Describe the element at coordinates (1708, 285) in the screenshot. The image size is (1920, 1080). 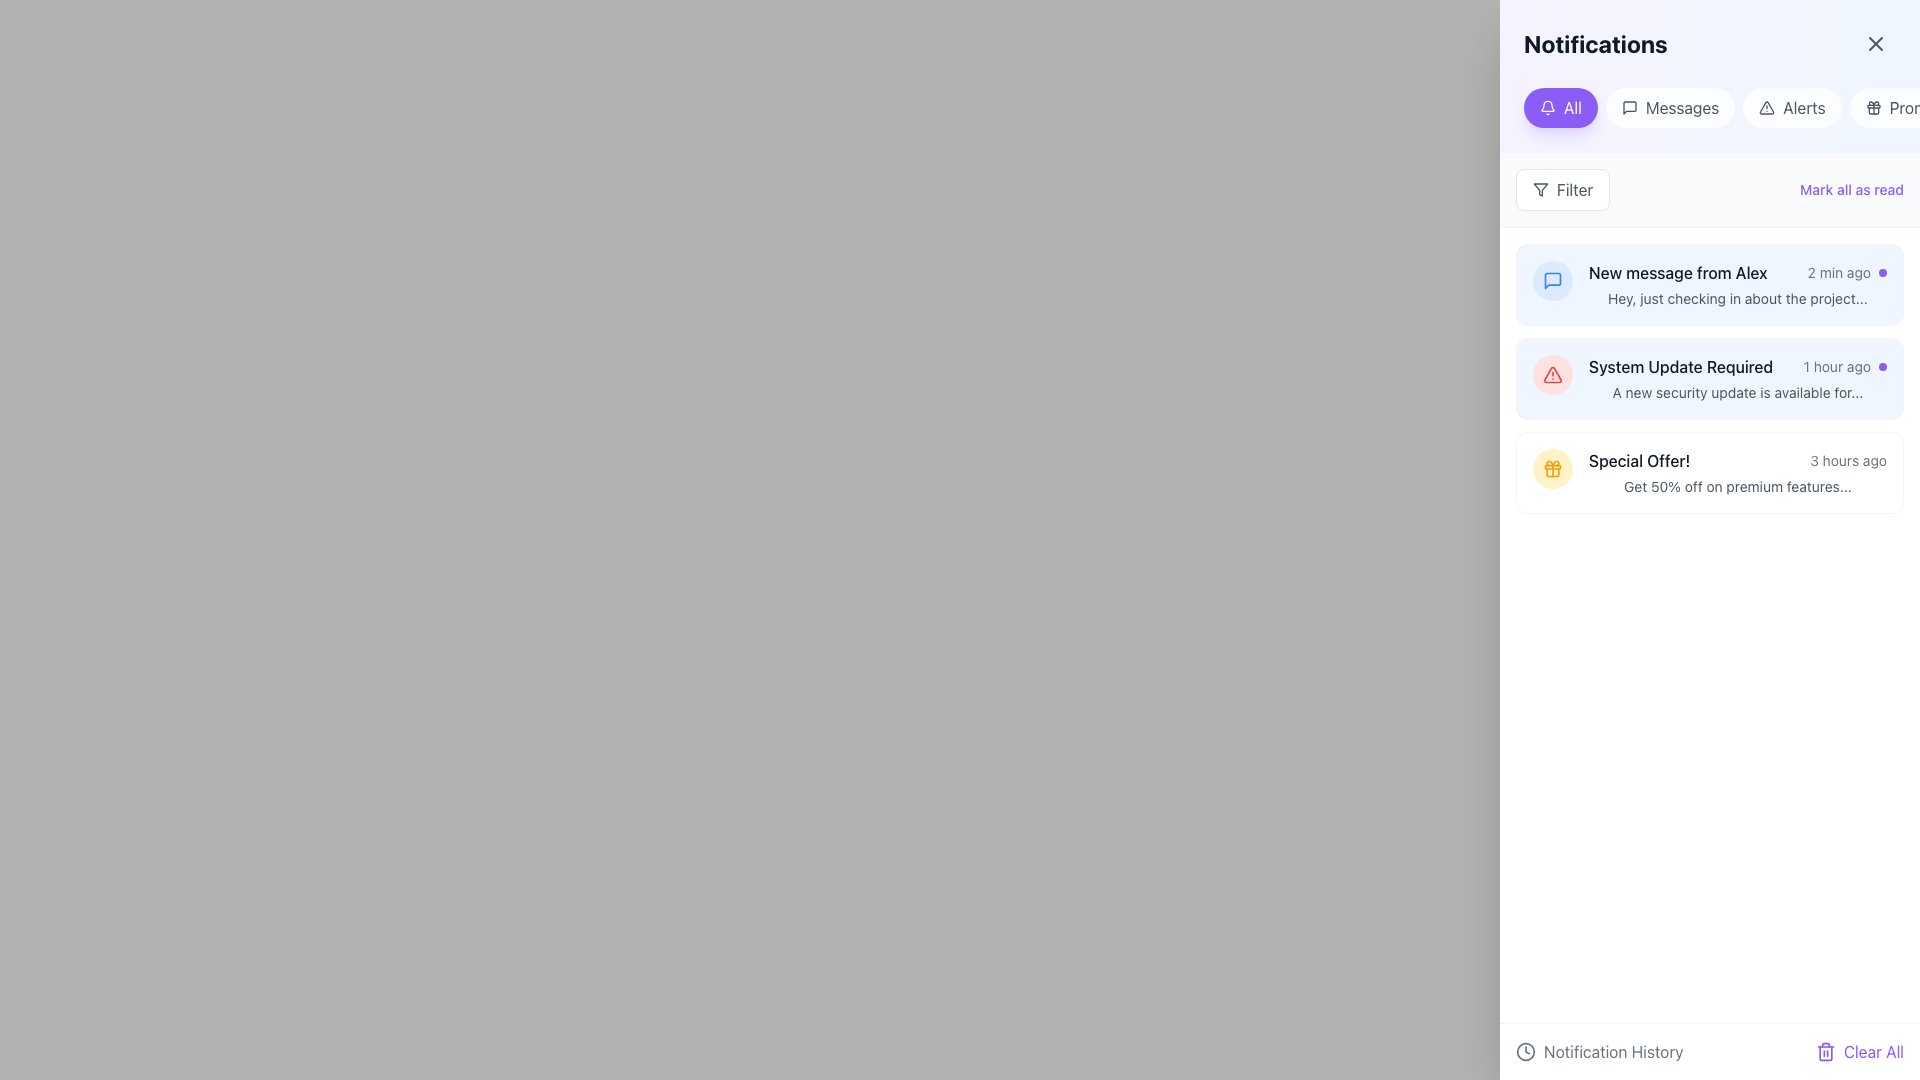
I see `the first notification card in the notifications panel` at that location.